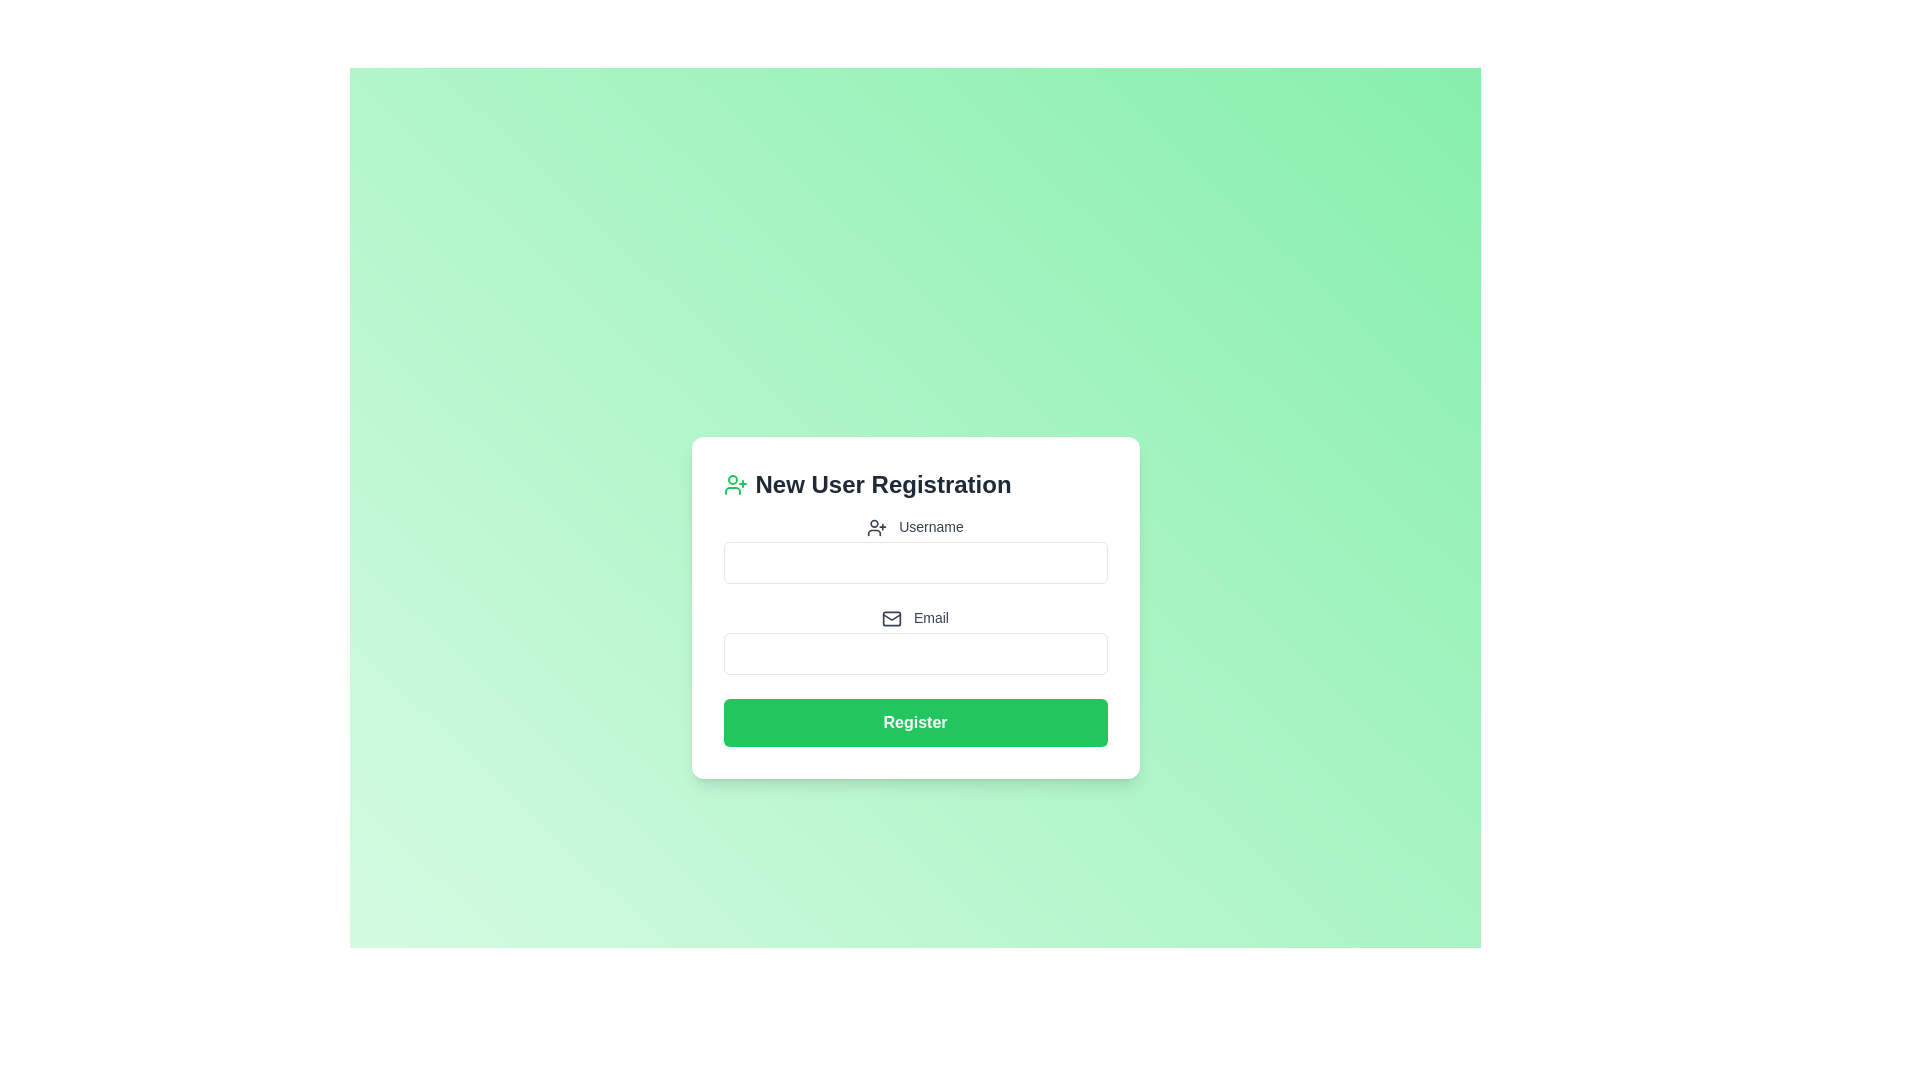  I want to click on the 'Register' button, which is a bright green button with bold white text, located at the bottom of the 'New User Registration' form, so click(914, 723).